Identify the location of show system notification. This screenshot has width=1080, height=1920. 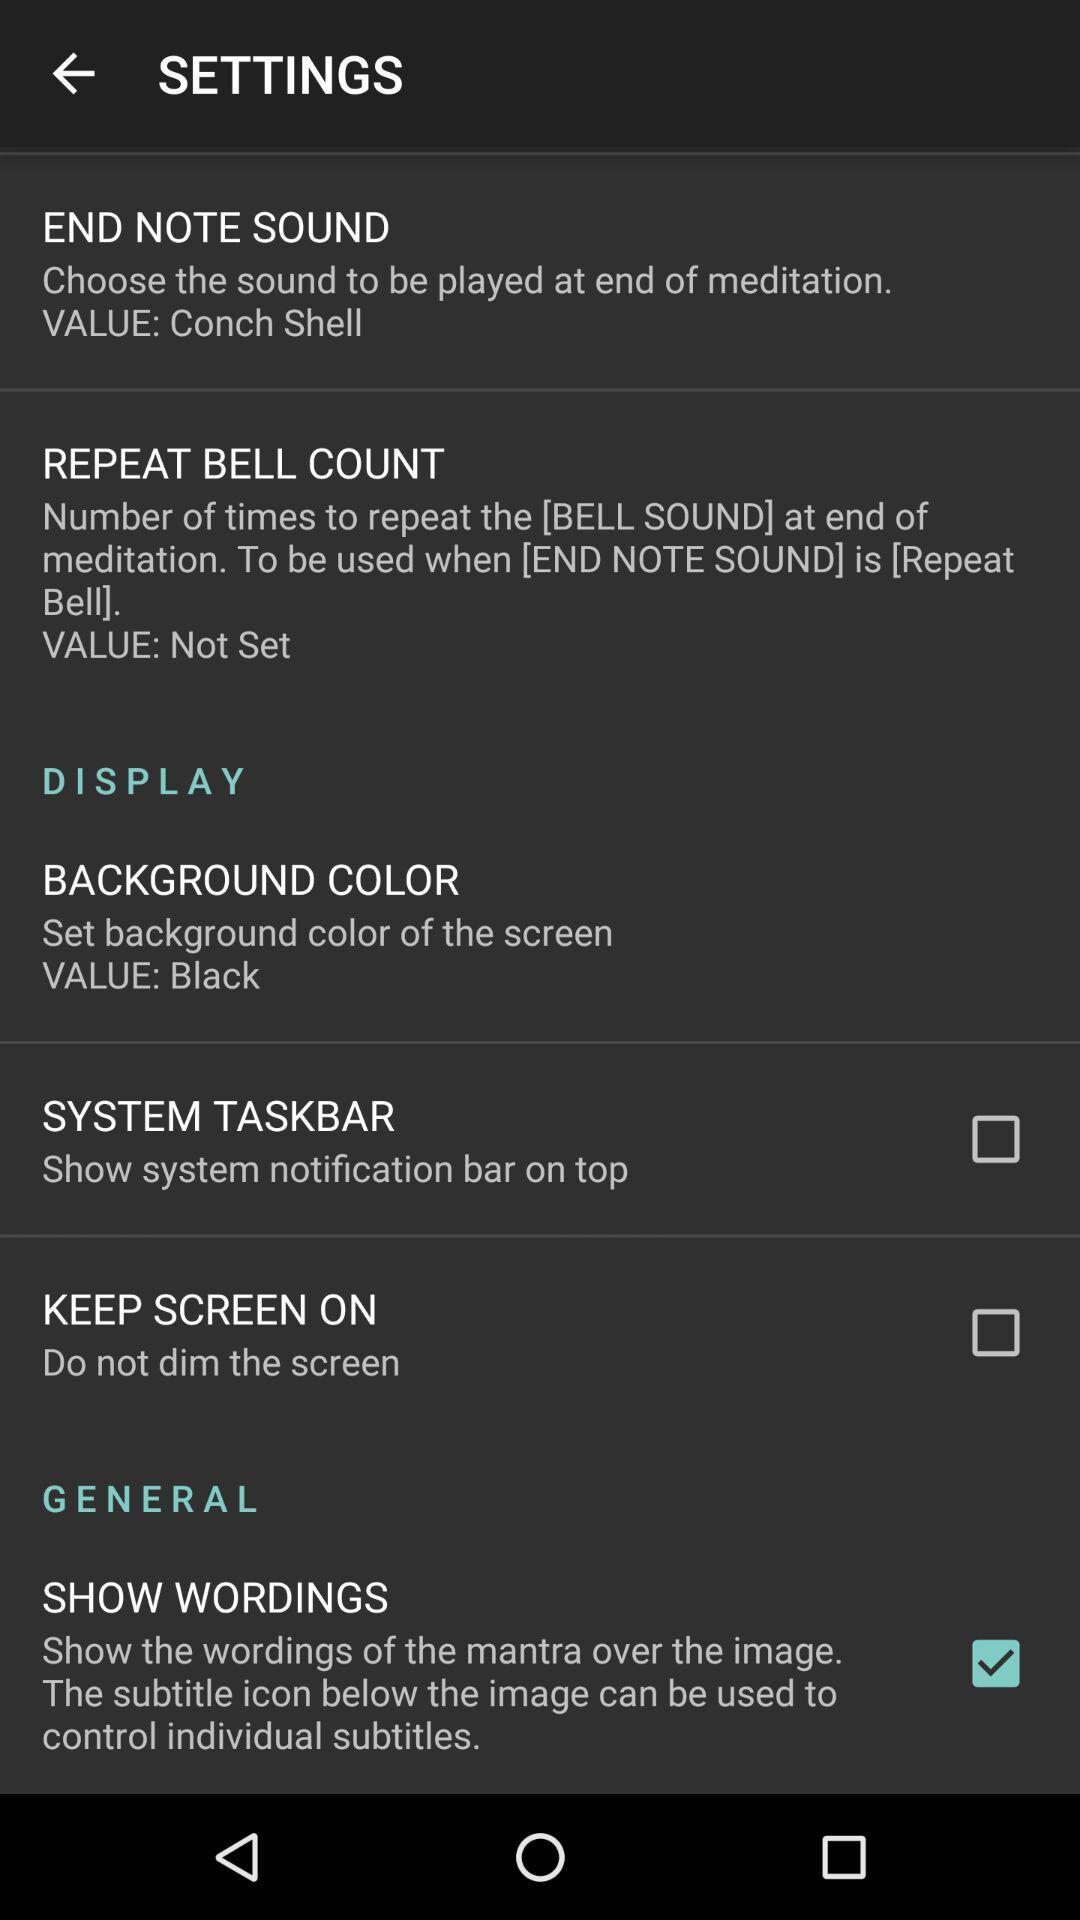
(334, 1167).